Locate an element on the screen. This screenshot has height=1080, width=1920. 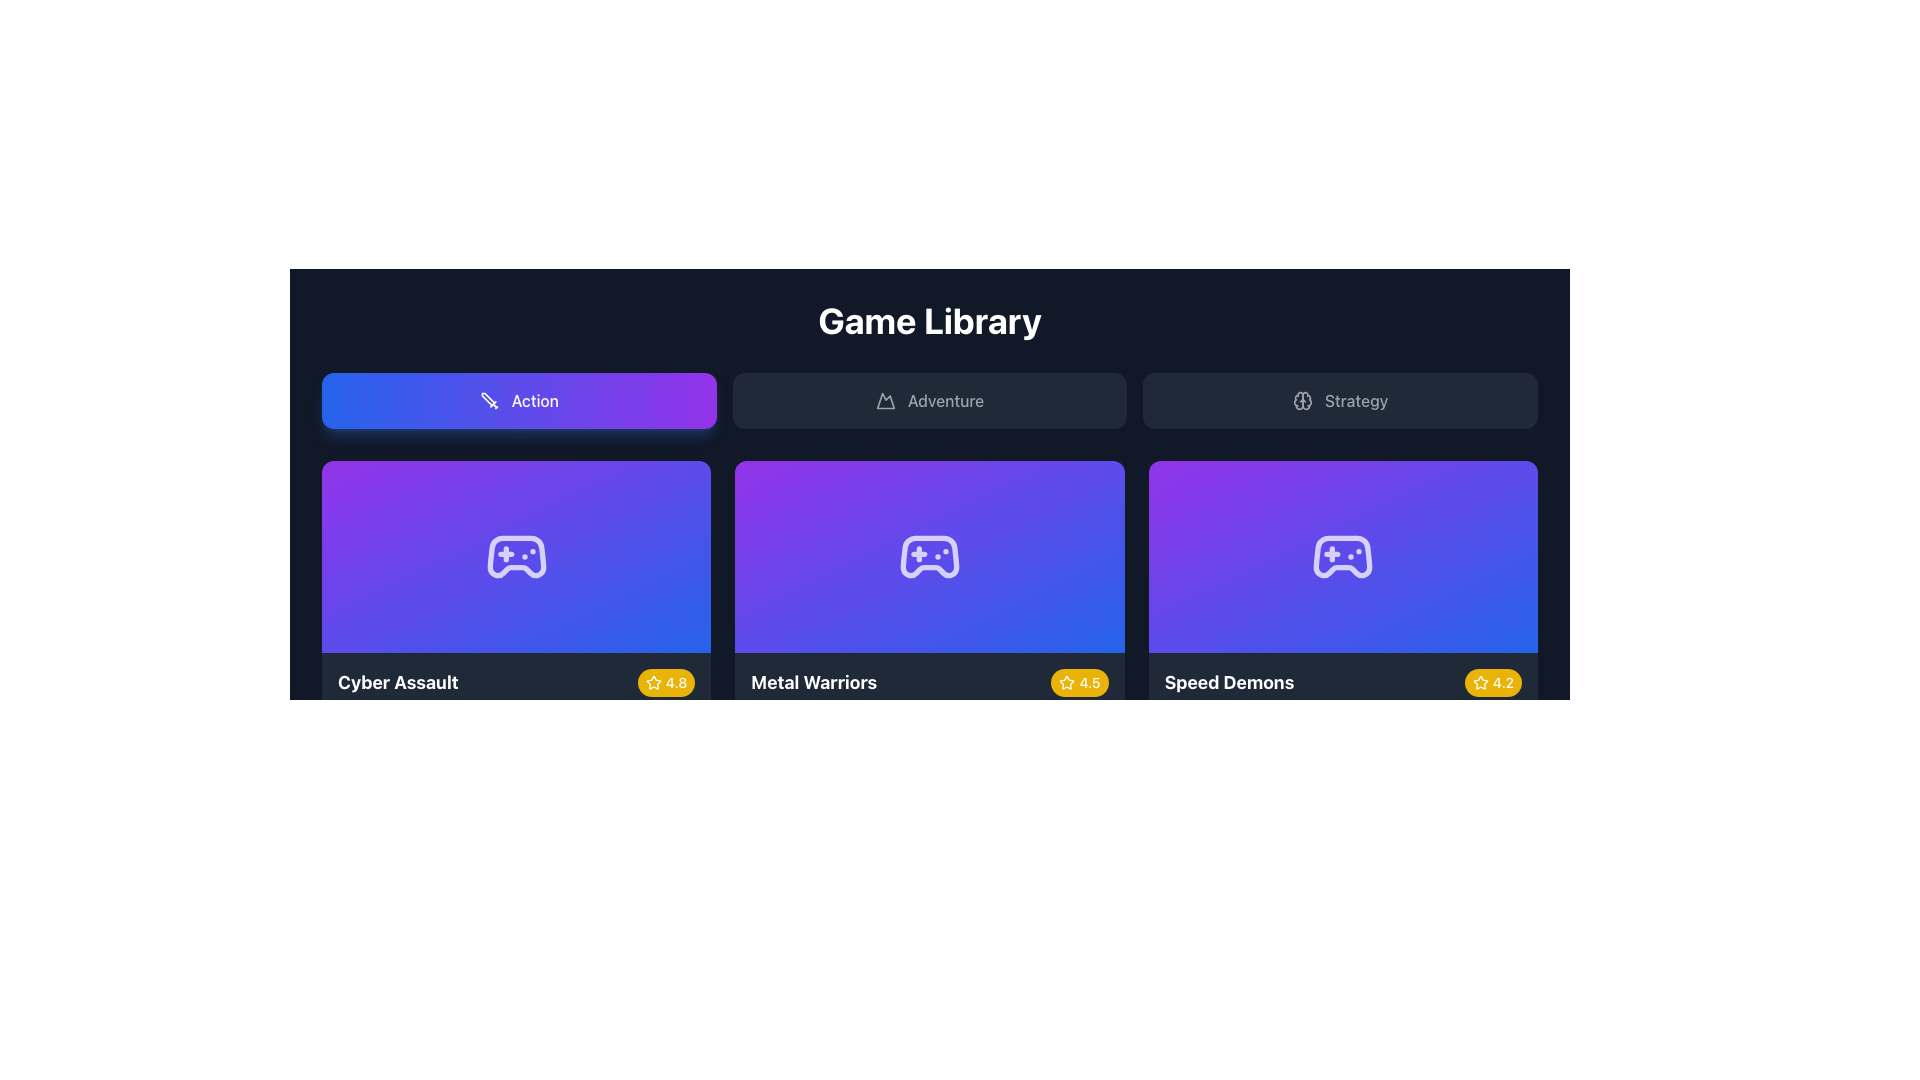
the golden star-shaped icon located inside the circular rating badge displaying '4.2' in the bottom right corner of the 'Speed Demons' game panel is located at coordinates (1480, 681).